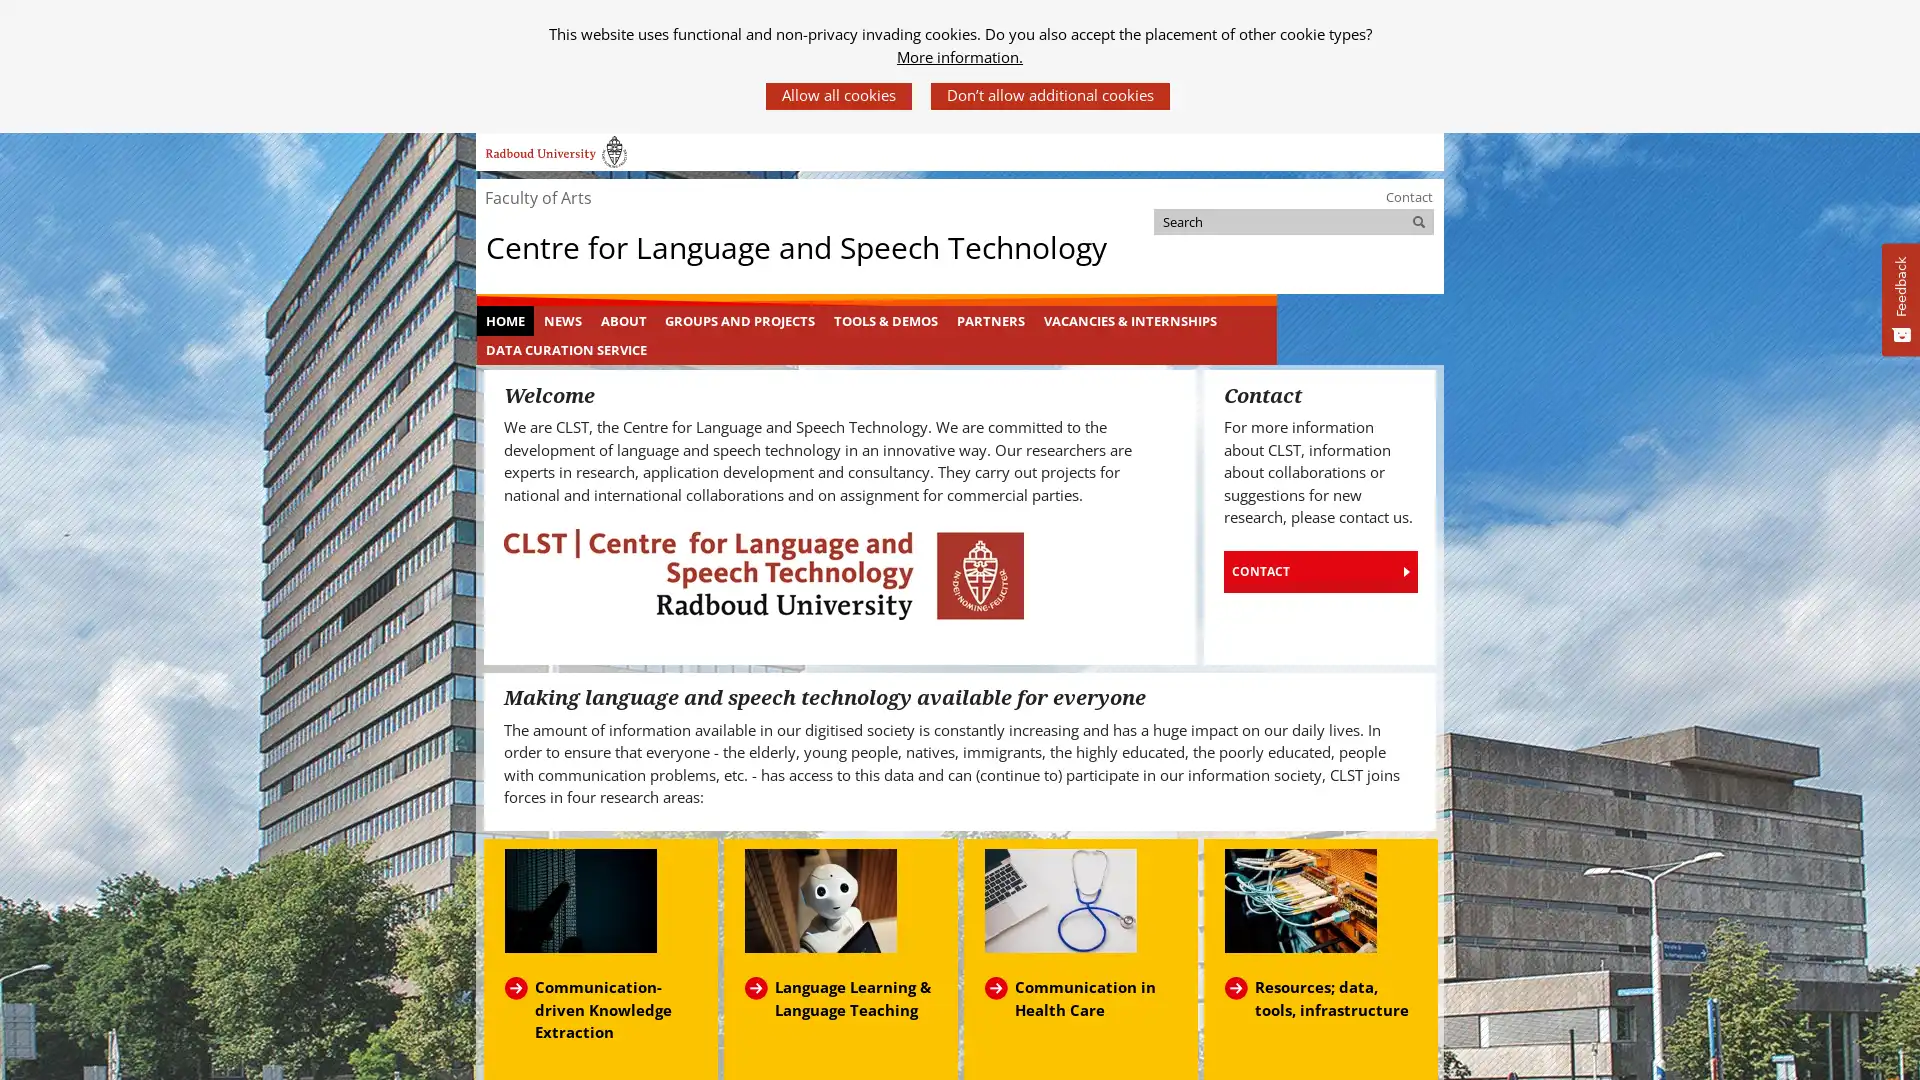 The width and height of the screenshot is (1920, 1080). Describe the element at coordinates (838, 96) in the screenshot. I see `Allow all cookies` at that location.